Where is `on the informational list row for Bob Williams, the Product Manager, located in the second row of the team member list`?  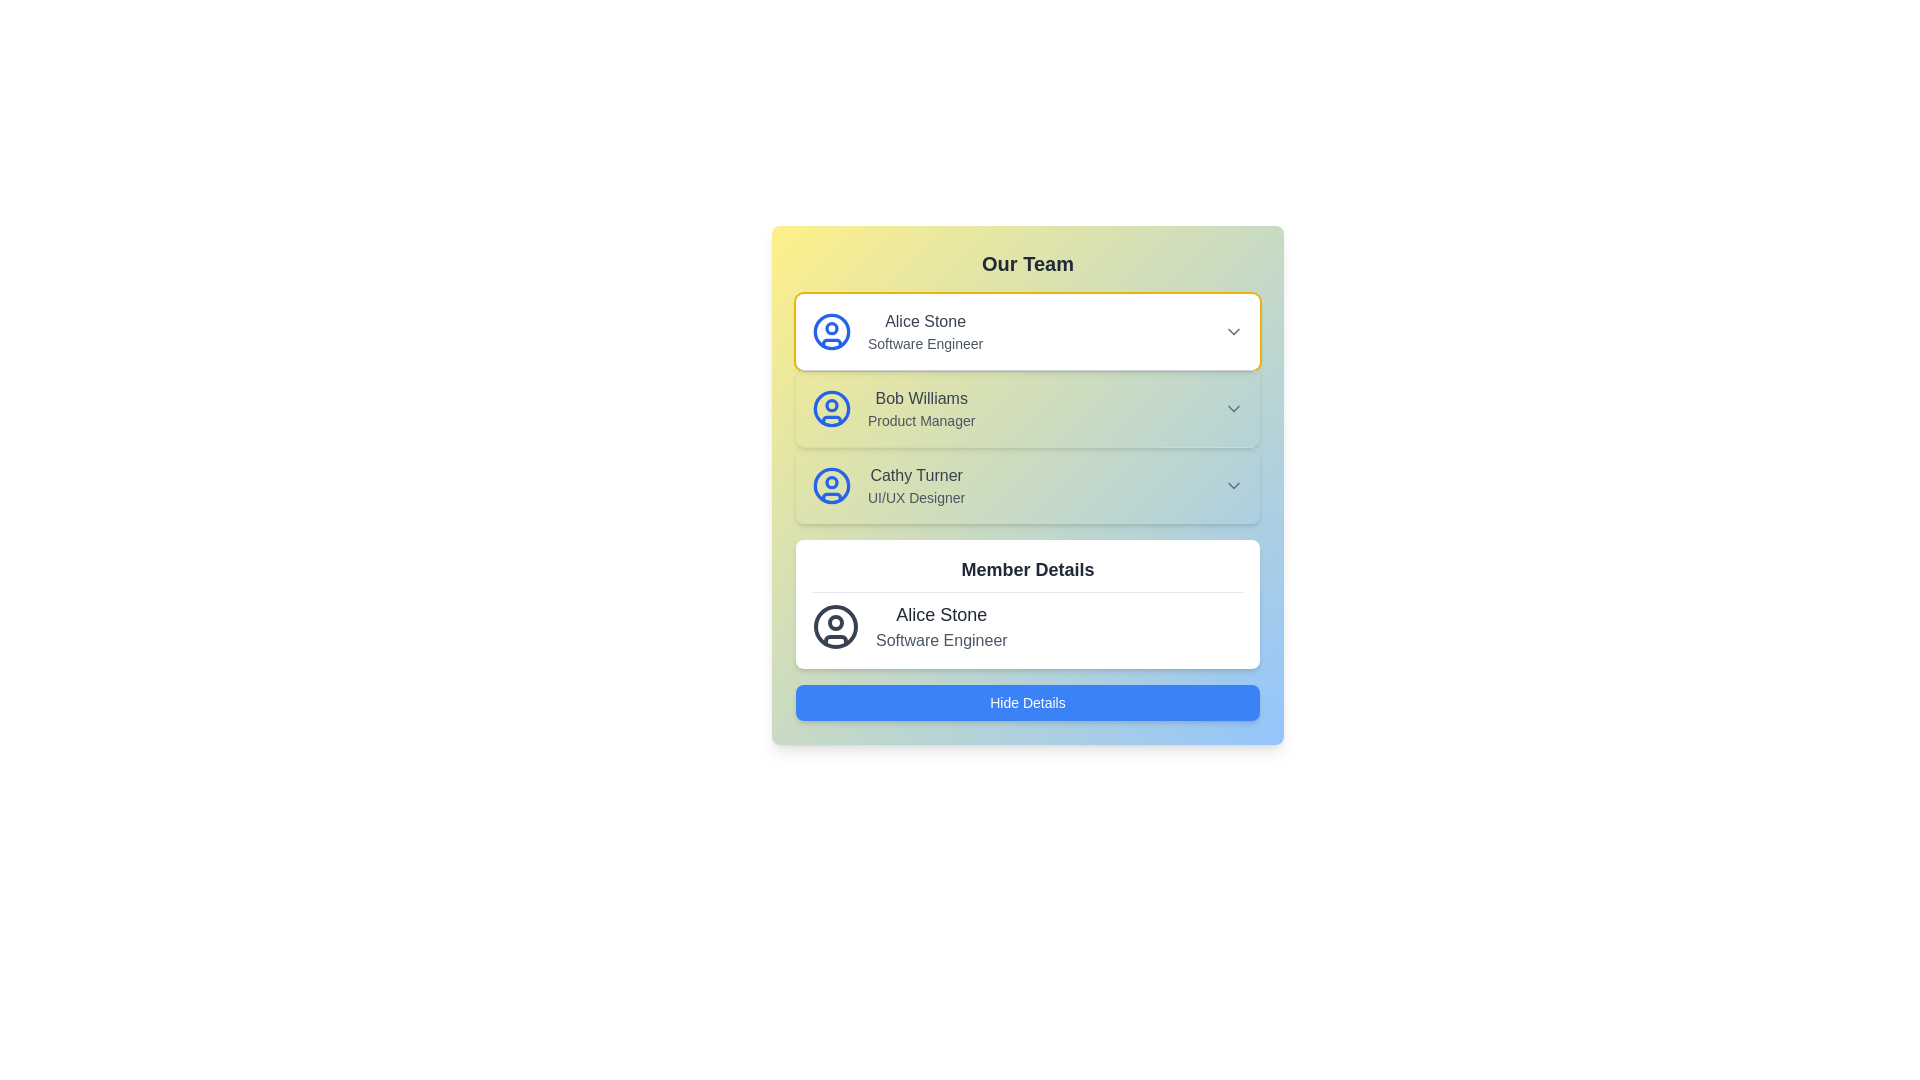 on the informational list row for Bob Williams, the Product Manager, located in the second row of the team member list is located at coordinates (892, 407).